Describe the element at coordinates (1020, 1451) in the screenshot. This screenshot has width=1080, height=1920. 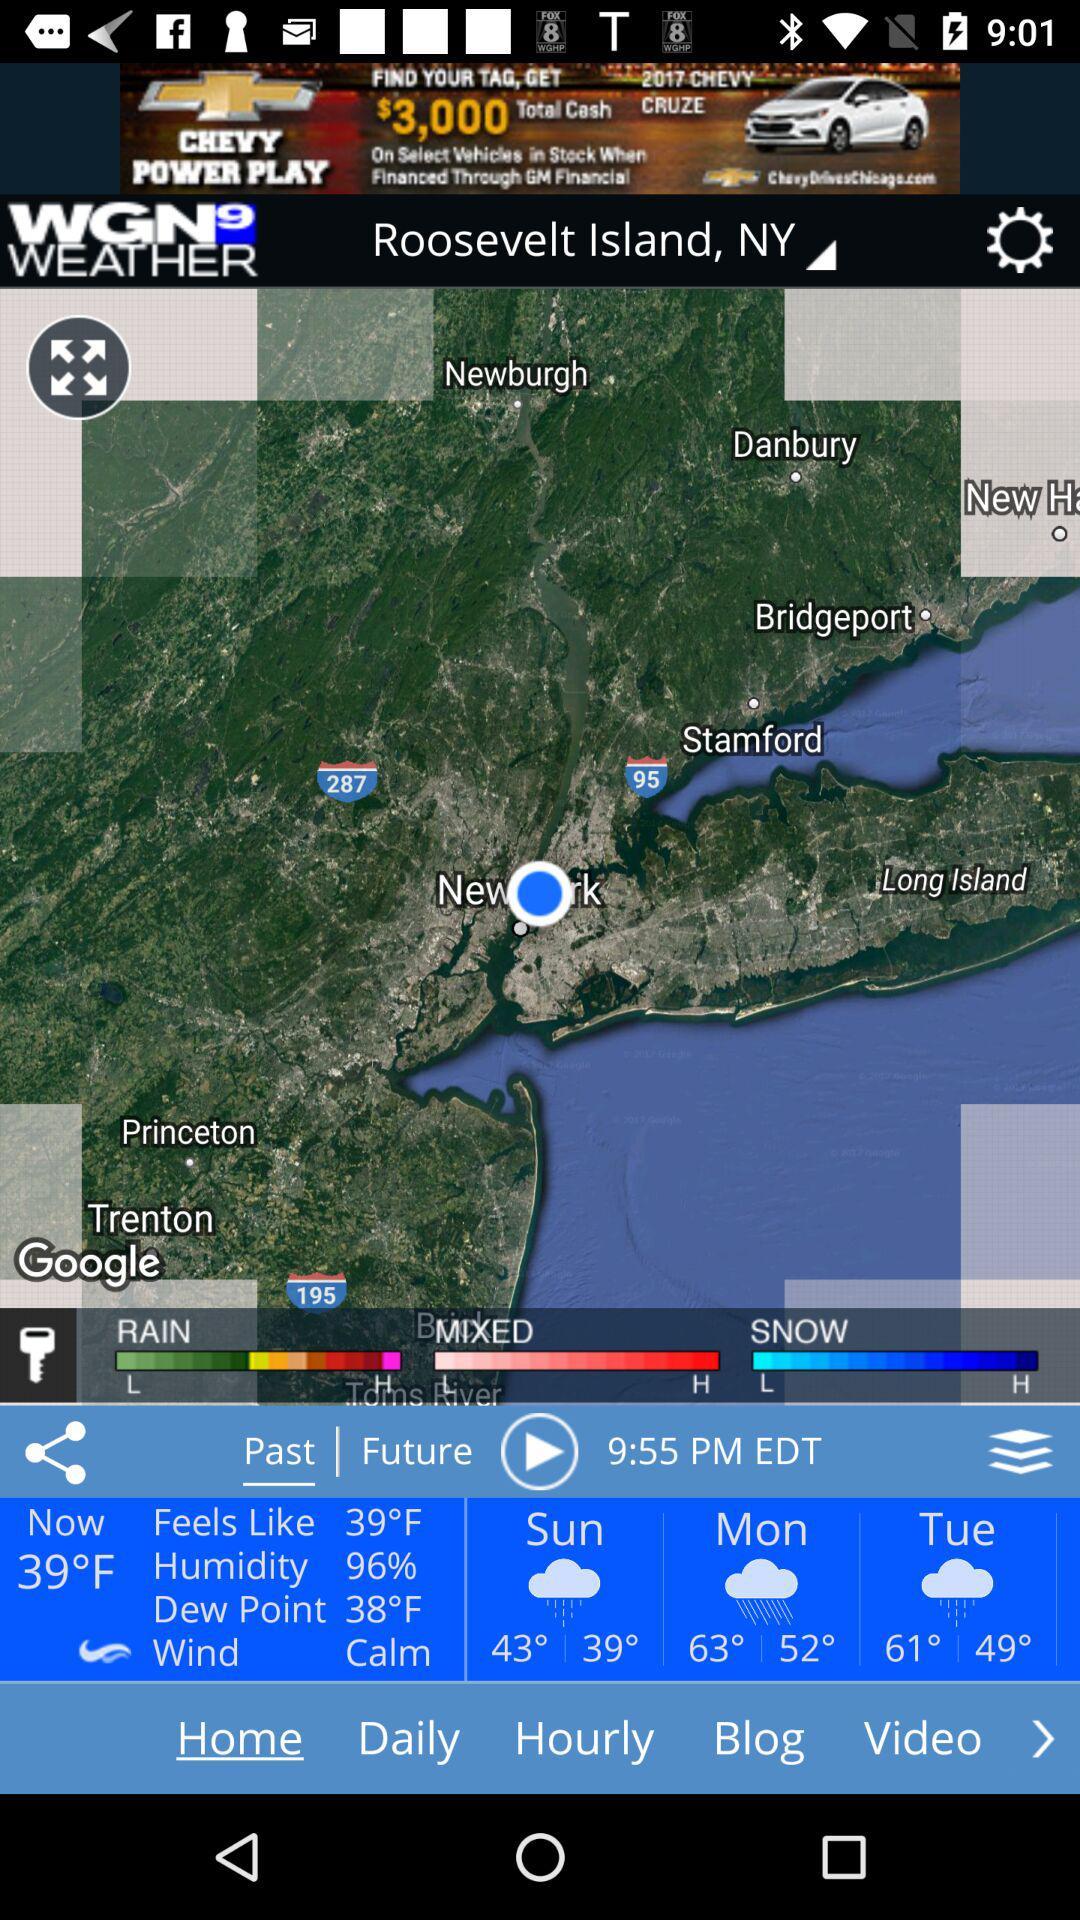
I see `radar layers` at that location.